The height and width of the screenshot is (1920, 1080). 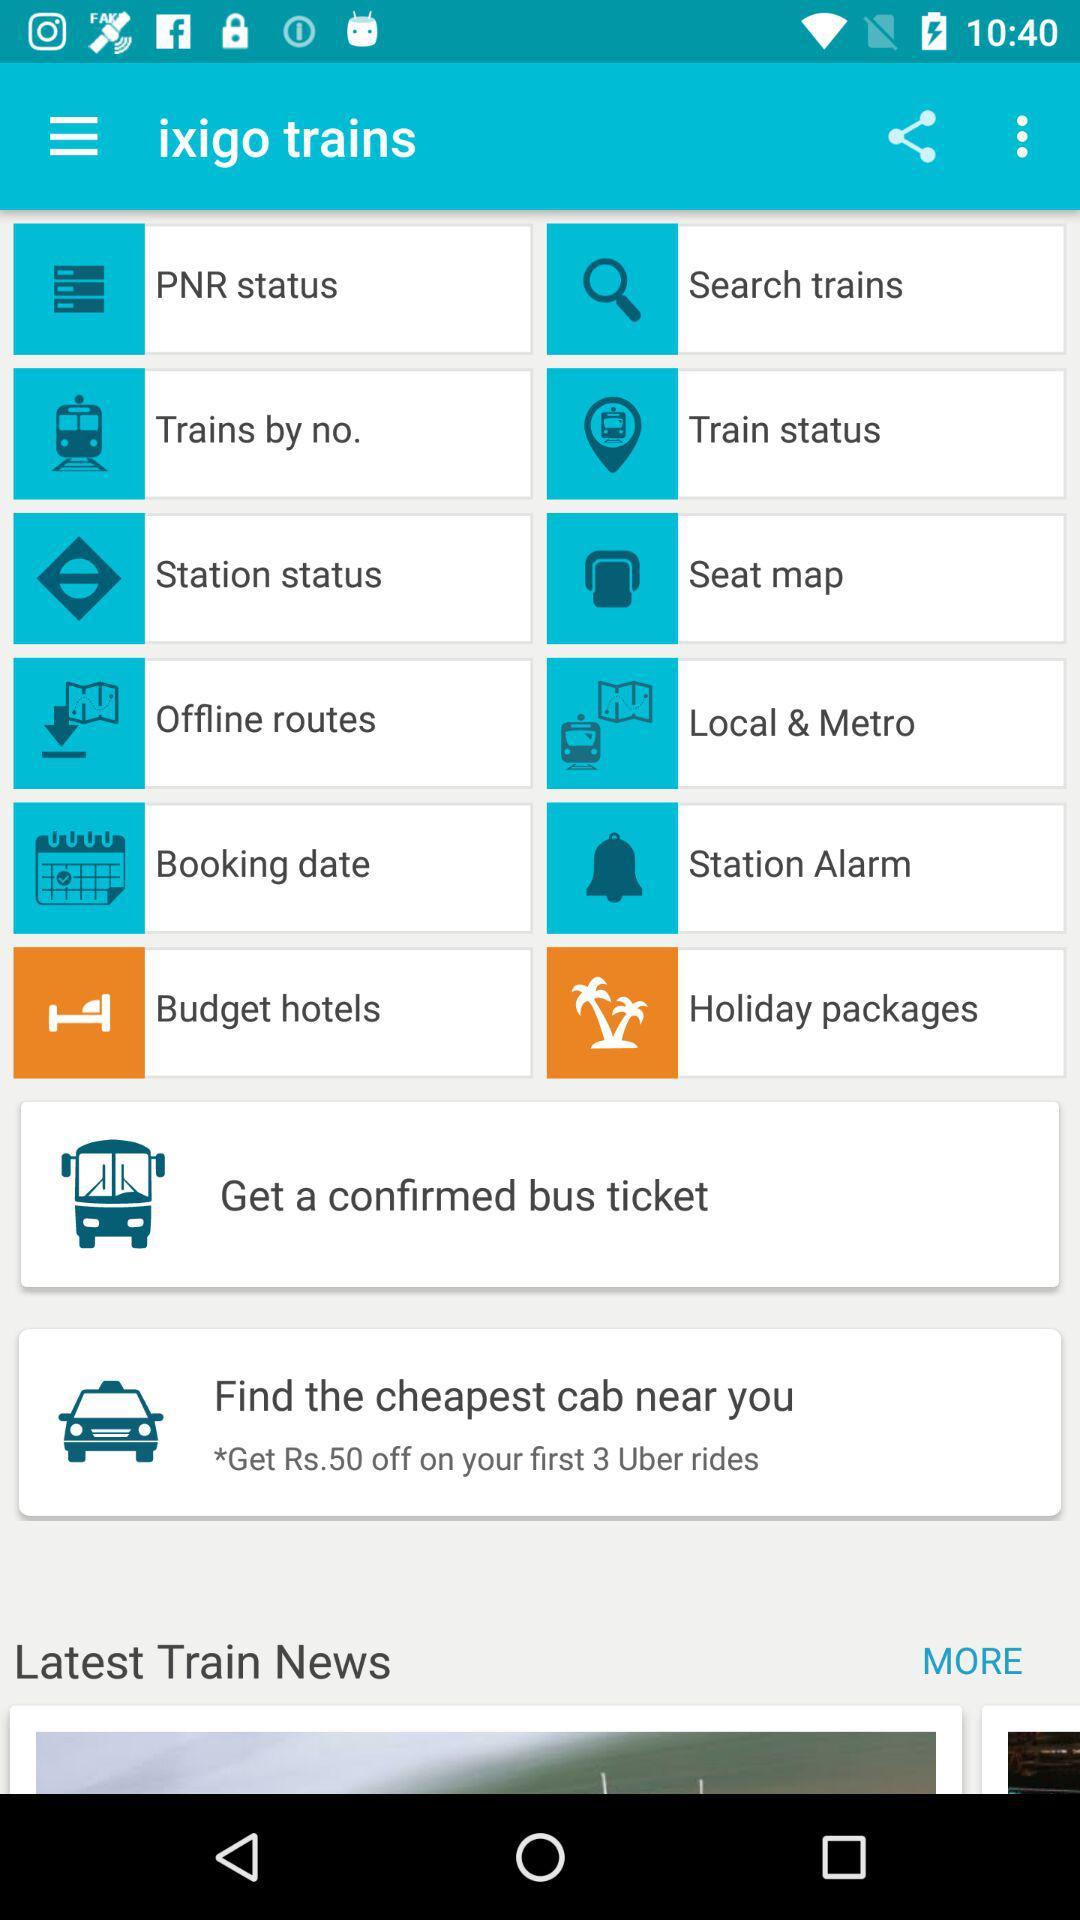 What do you see at coordinates (72, 135) in the screenshot?
I see `the item next to the ixigo trains icon` at bounding box center [72, 135].